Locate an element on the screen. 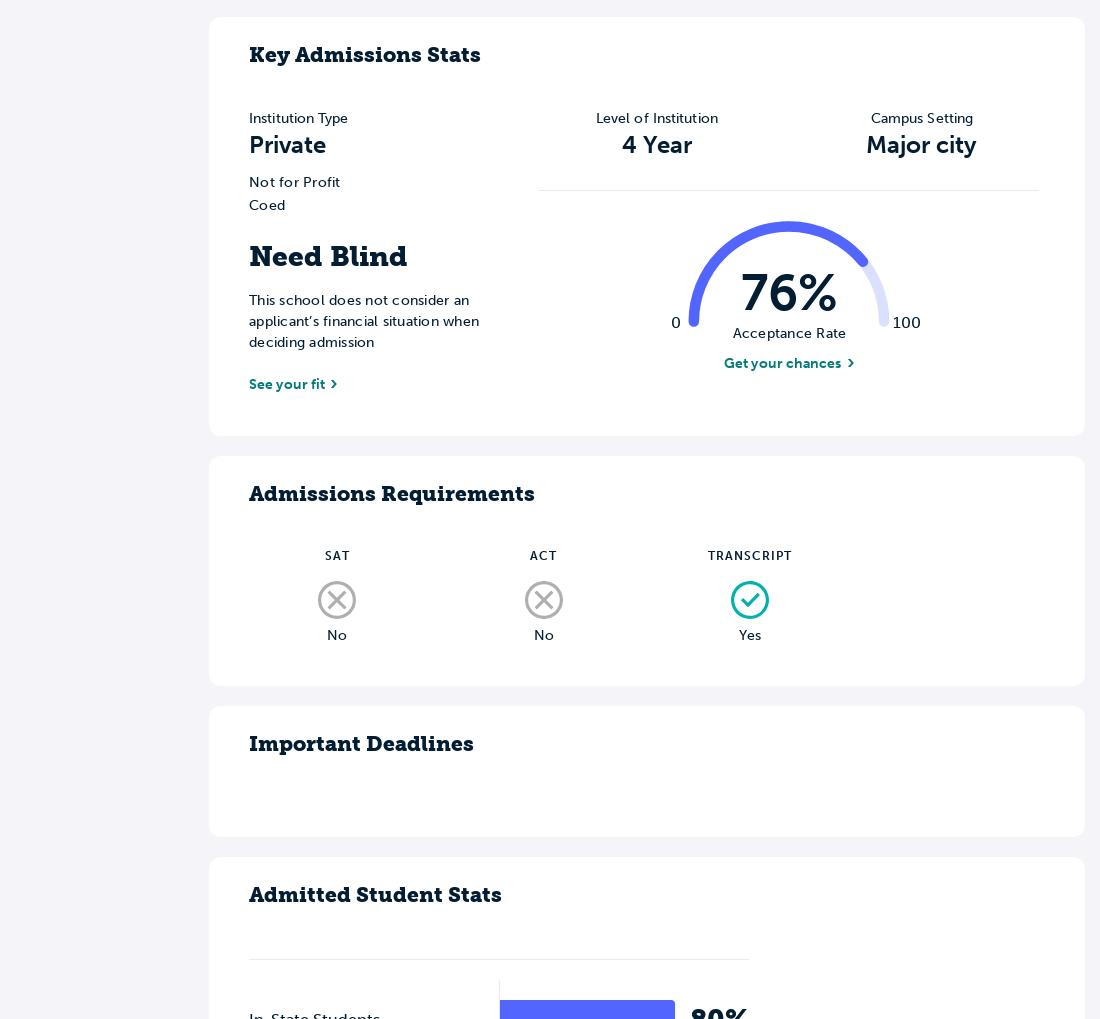 This screenshot has height=1019, width=1100. '76%' is located at coordinates (738, 291).